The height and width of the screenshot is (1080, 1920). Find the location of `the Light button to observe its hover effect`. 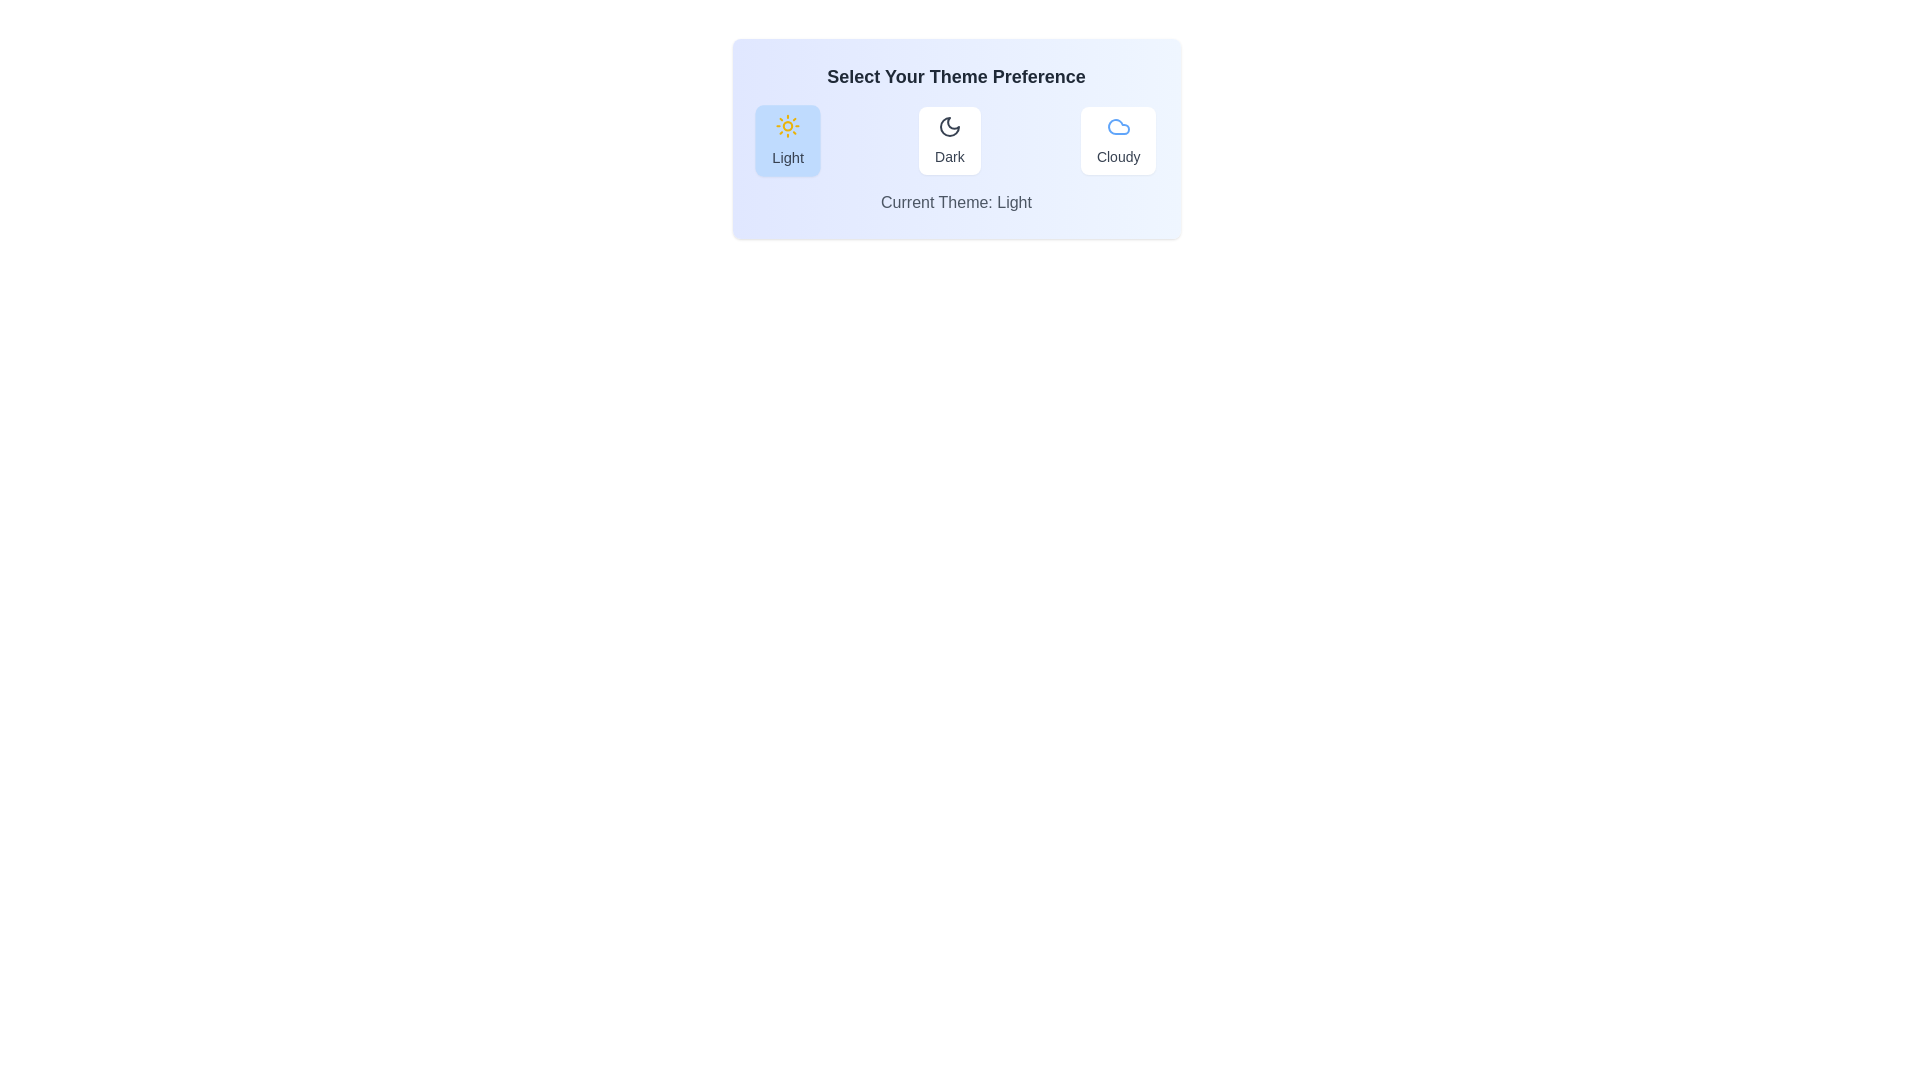

the Light button to observe its hover effect is located at coordinates (786, 140).